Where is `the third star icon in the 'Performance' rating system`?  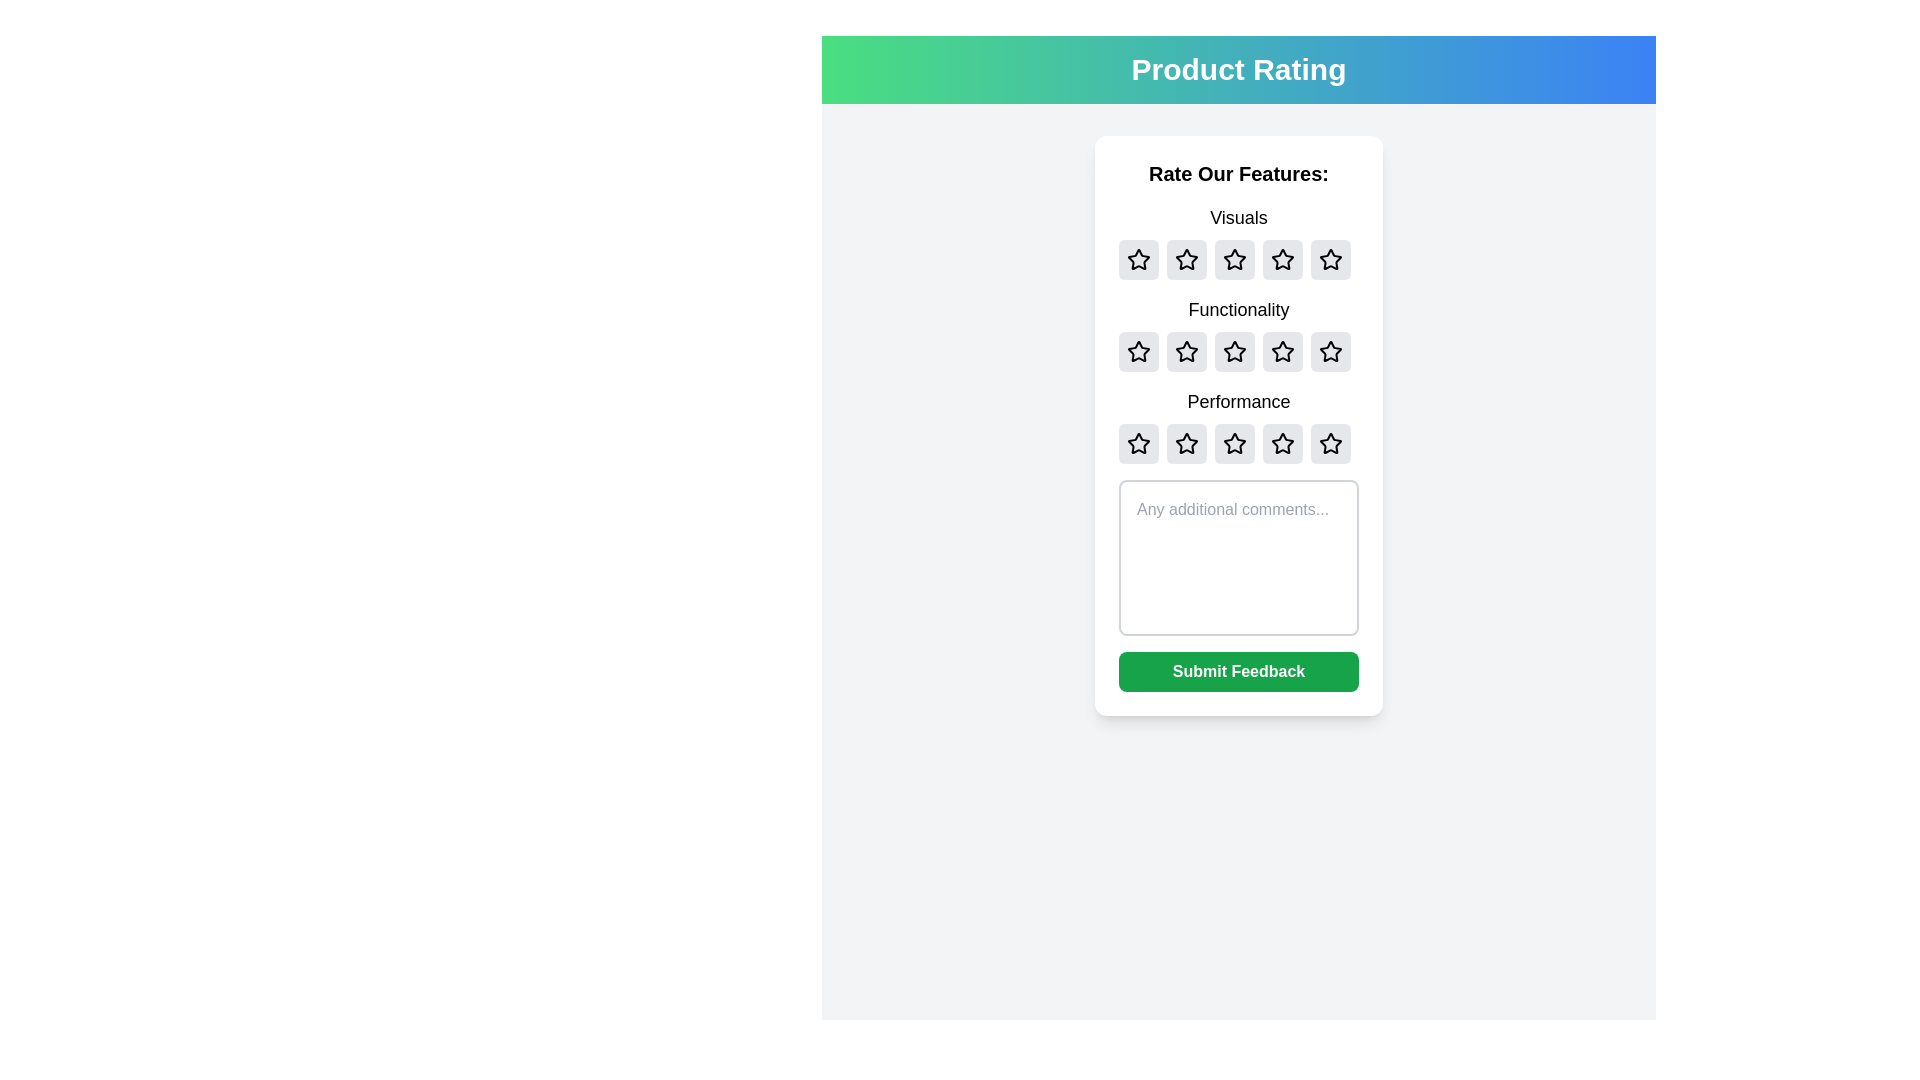 the third star icon in the 'Performance' rating system is located at coordinates (1237, 442).